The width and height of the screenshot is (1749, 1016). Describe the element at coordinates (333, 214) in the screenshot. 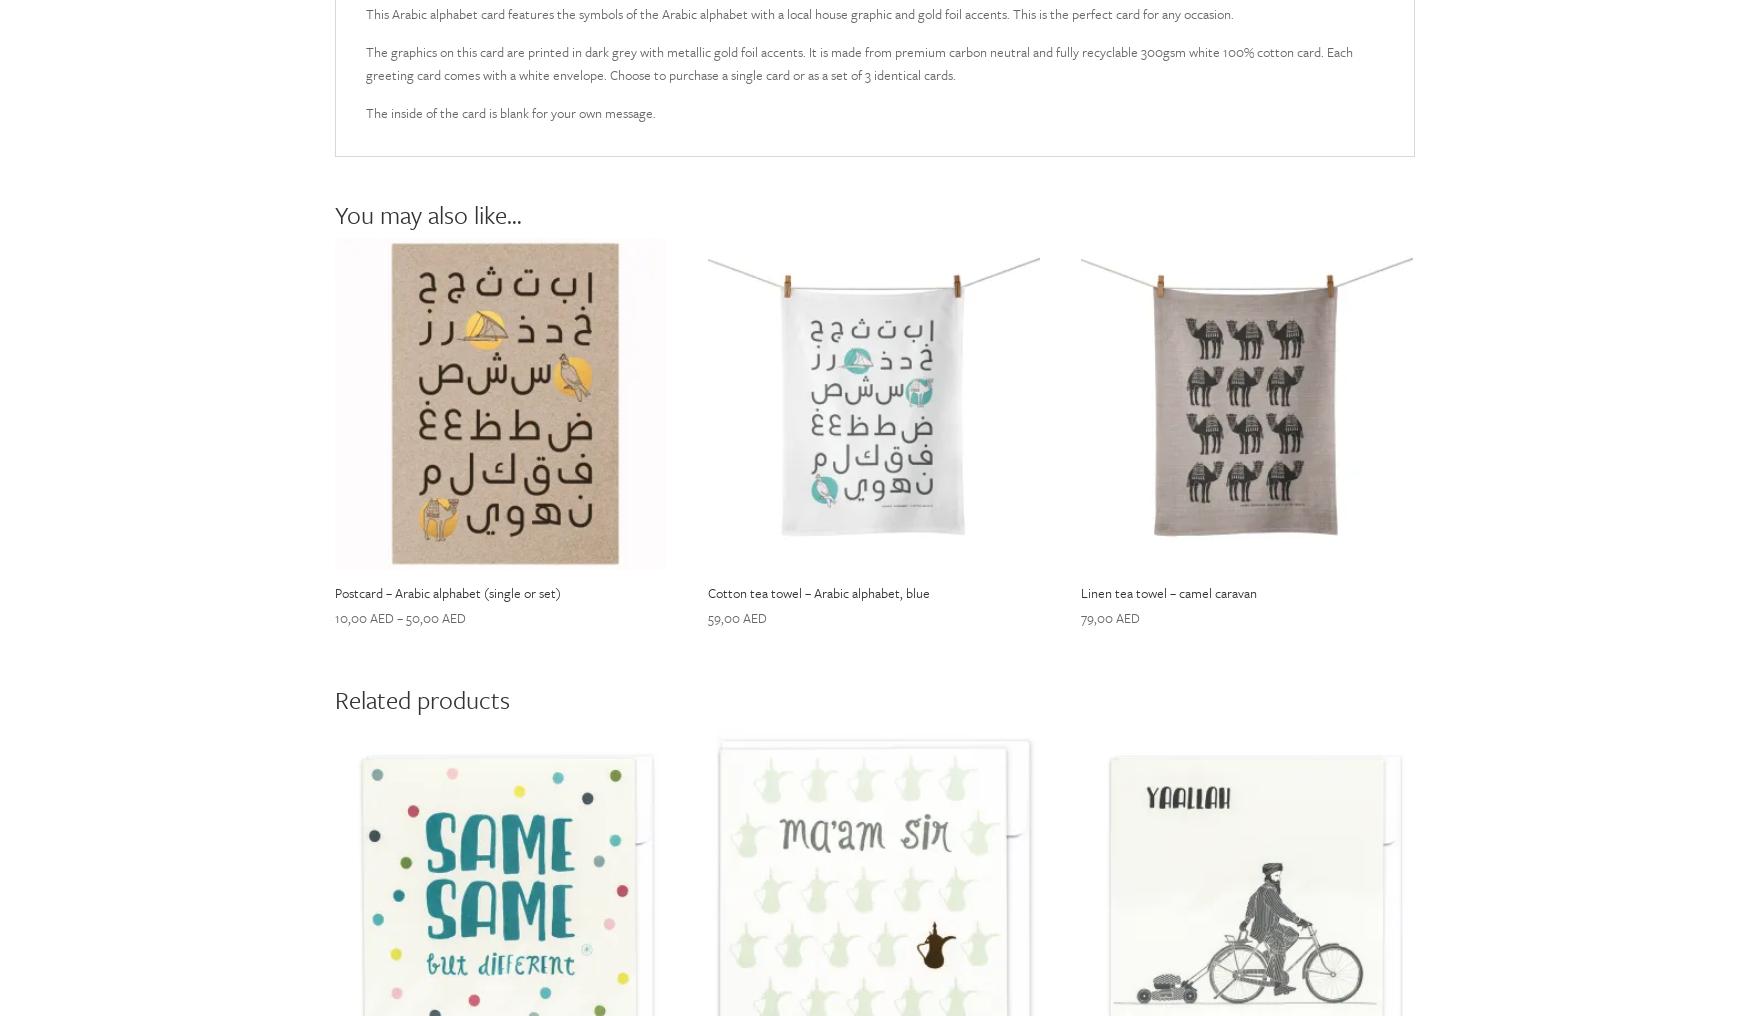

I see `'You may also like…'` at that location.